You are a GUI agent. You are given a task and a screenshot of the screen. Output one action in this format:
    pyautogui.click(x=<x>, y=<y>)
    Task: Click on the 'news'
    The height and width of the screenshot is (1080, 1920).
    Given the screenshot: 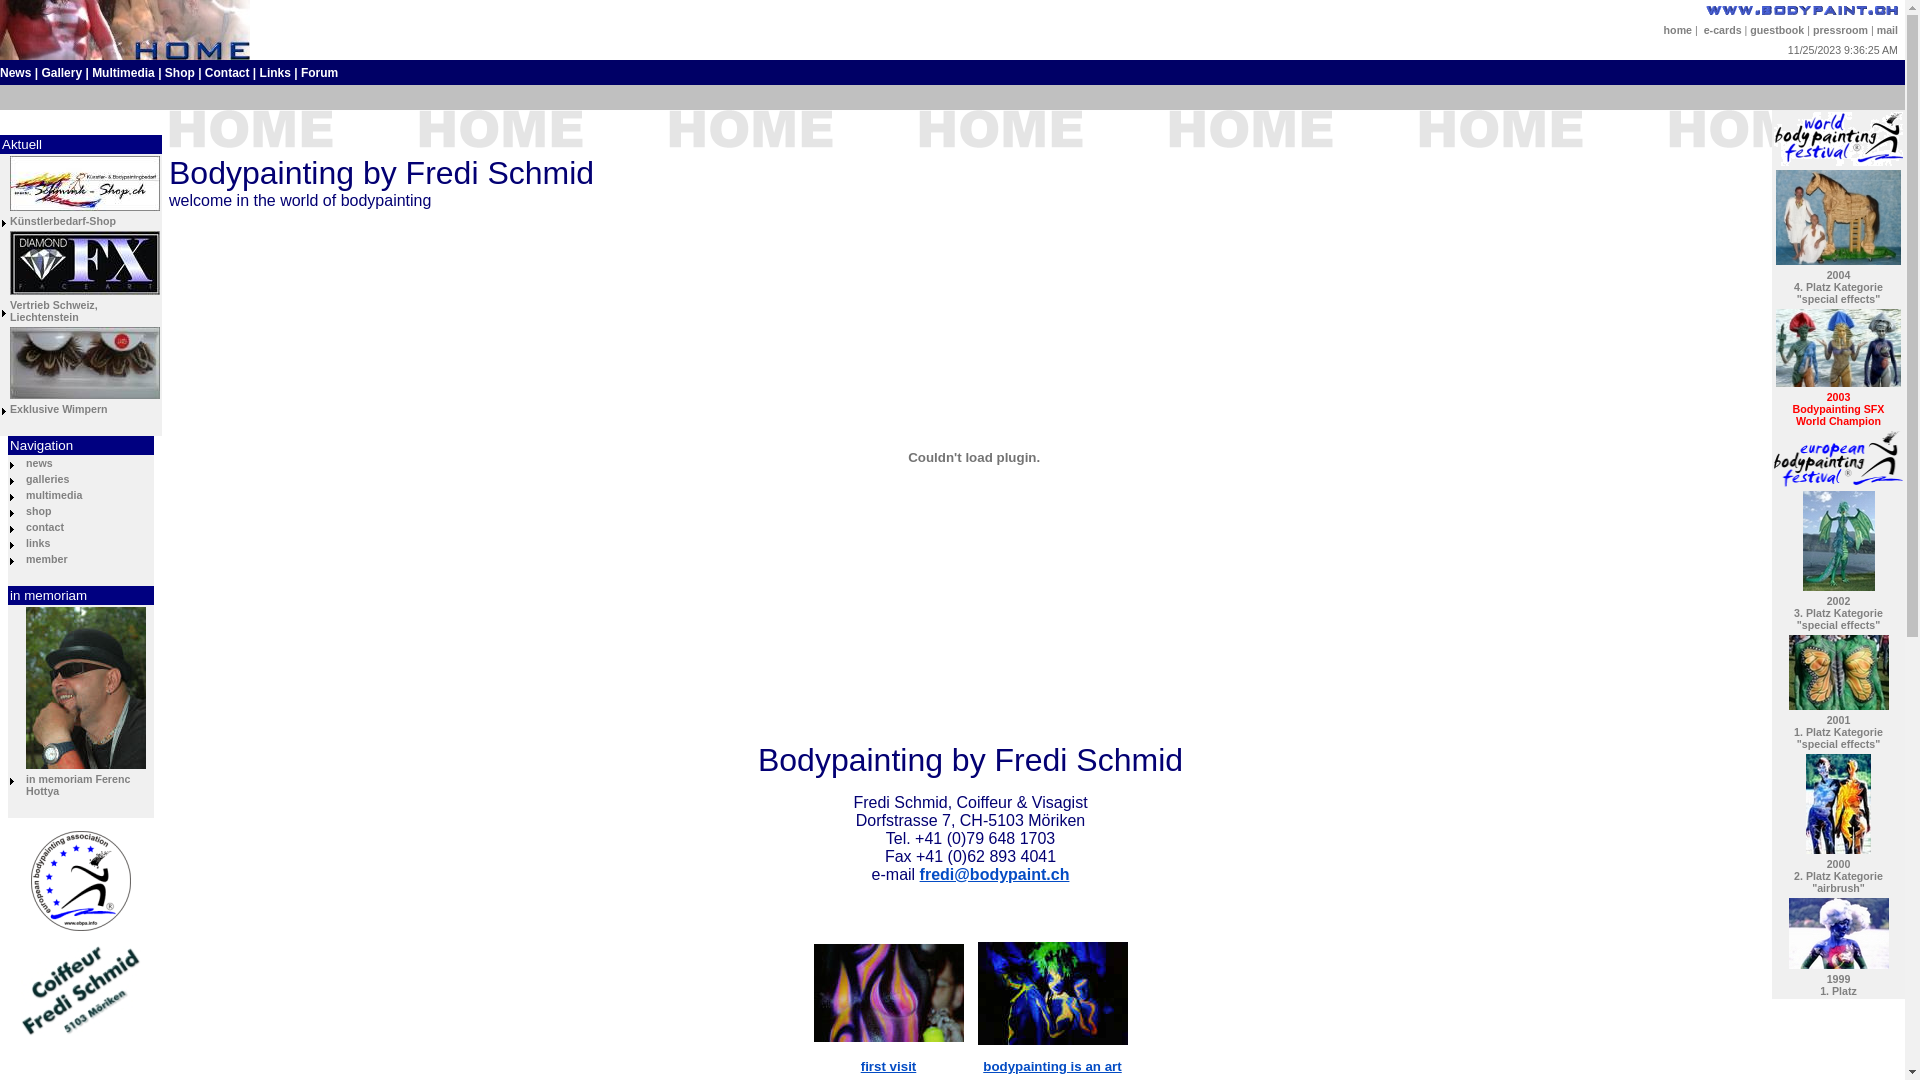 What is the action you would take?
    pyautogui.click(x=25, y=462)
    